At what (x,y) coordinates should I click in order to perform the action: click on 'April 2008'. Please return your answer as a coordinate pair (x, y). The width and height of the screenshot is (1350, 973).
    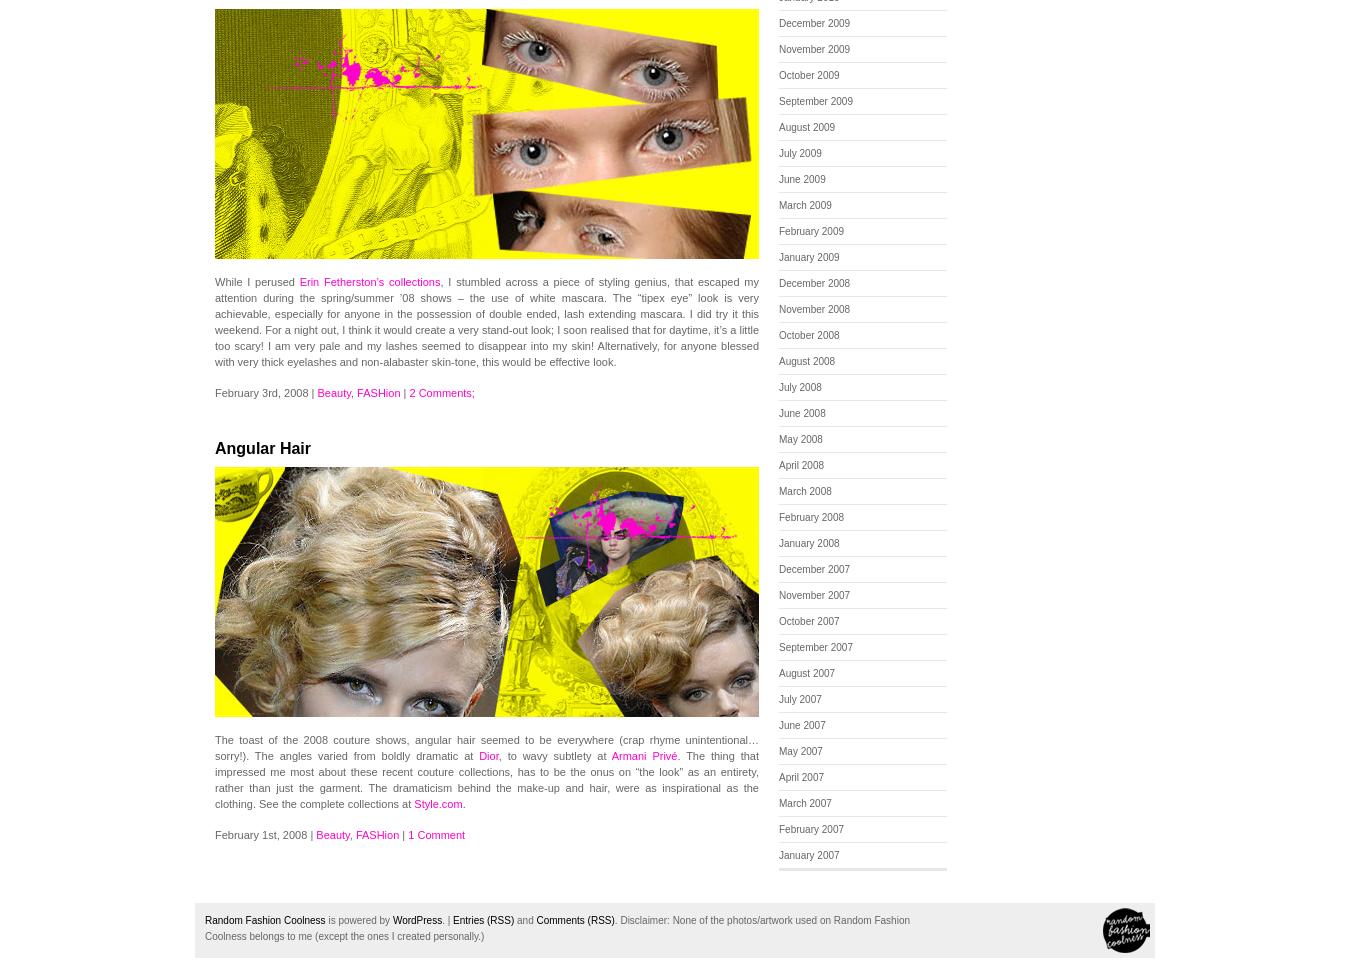
    Looking at the image, I should click on (801, 465).